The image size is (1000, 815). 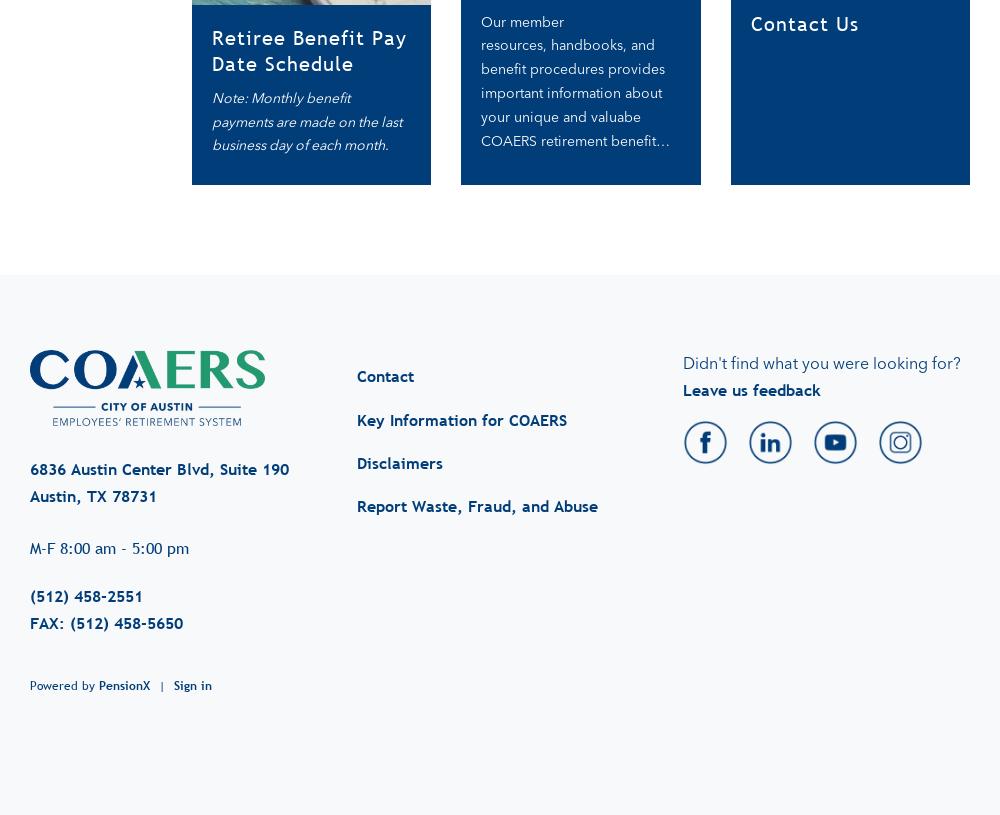 I want to click on 'Austin, TX 78731', so click(x=92, y=476).